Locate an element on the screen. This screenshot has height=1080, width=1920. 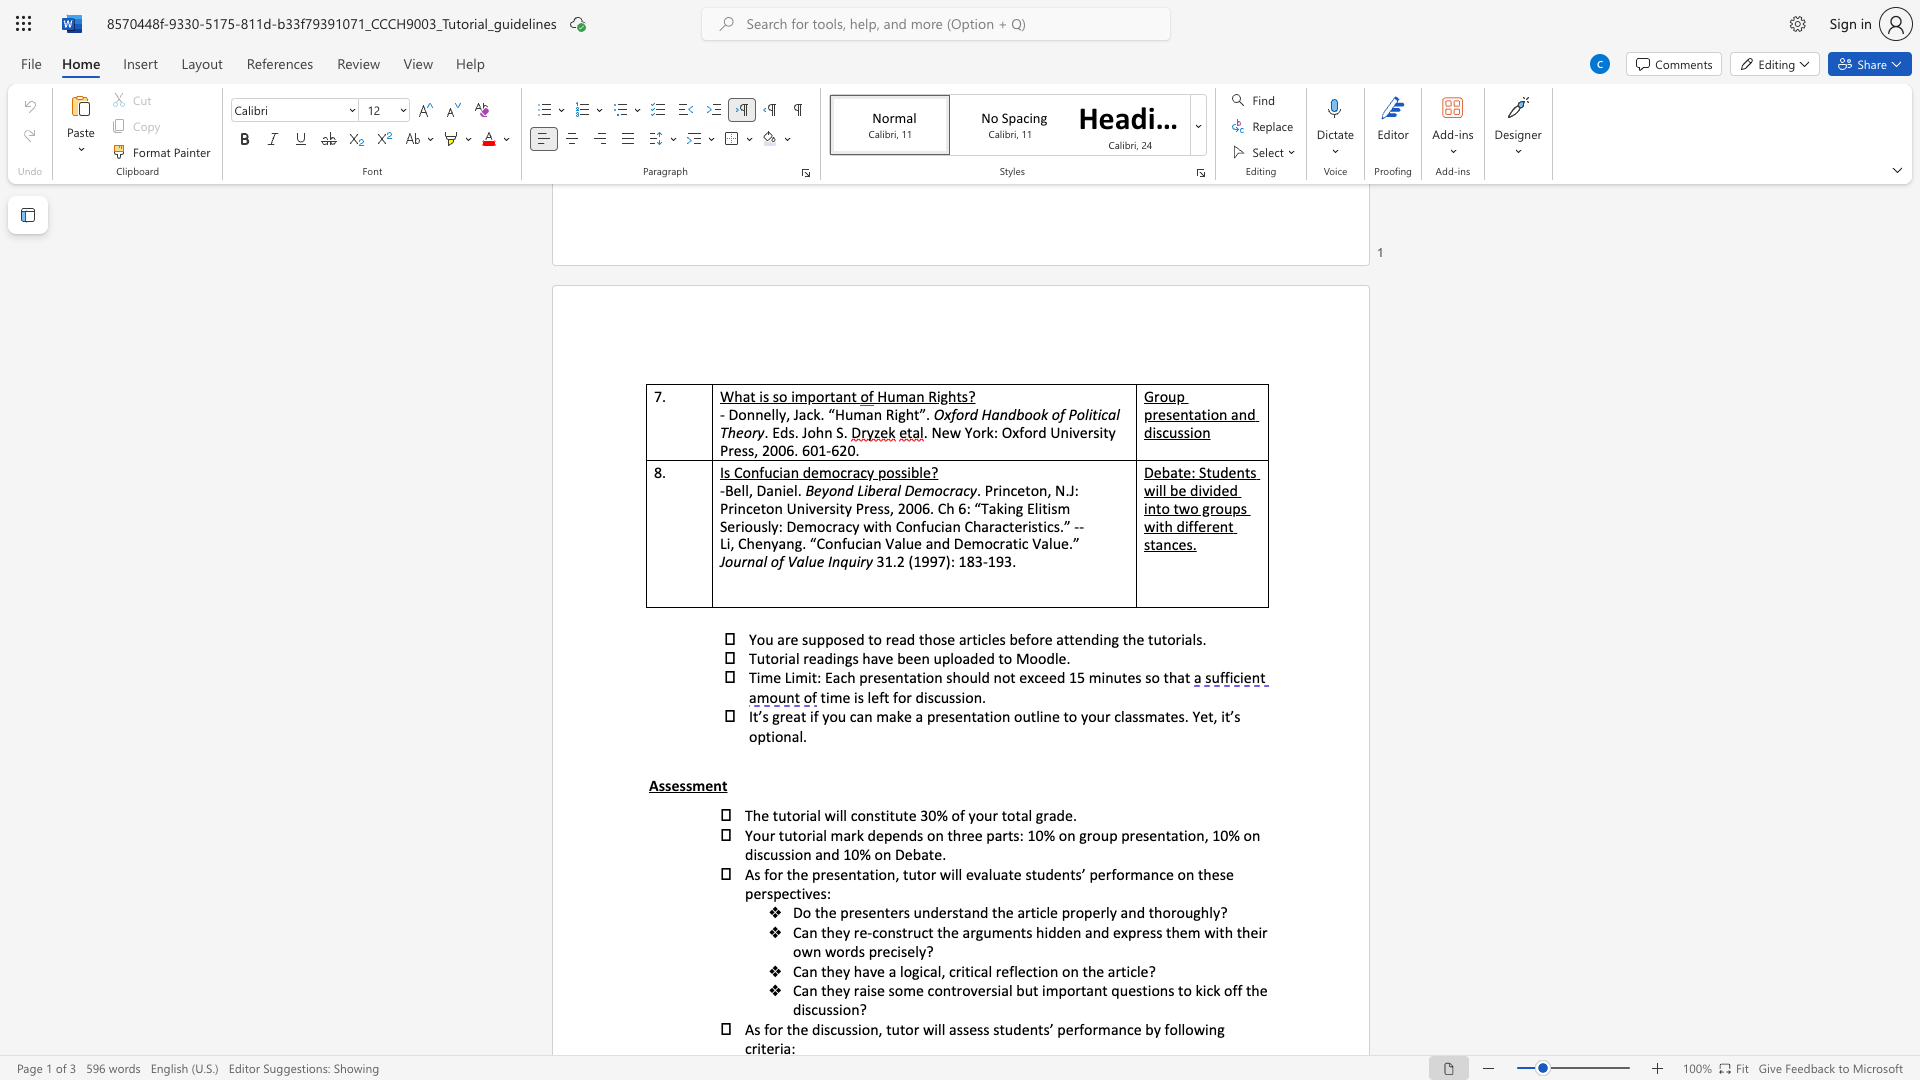
the subset text "Tutorial readings have been uplo" within the text "Tutorial readings have been uploaded to Moodle." is located at coordinates (747, 658).